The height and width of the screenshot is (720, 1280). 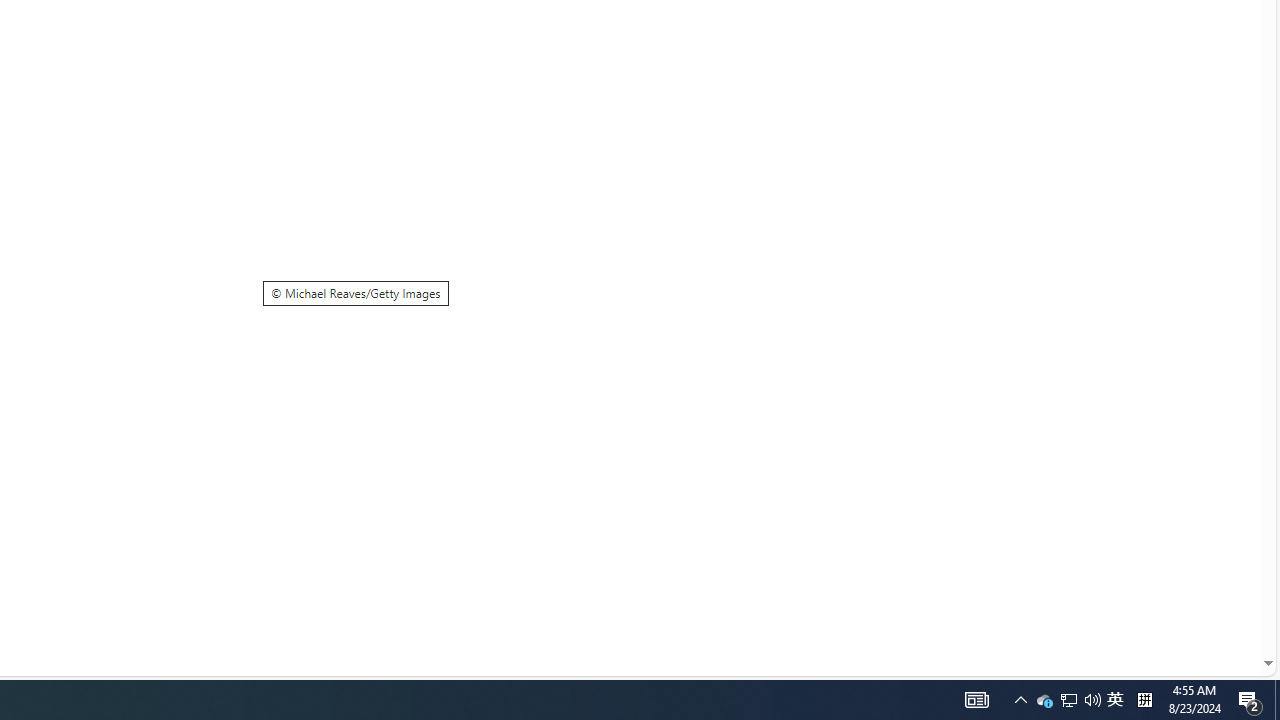 I want to click on 'Search more', so click(x=1222, y=603).